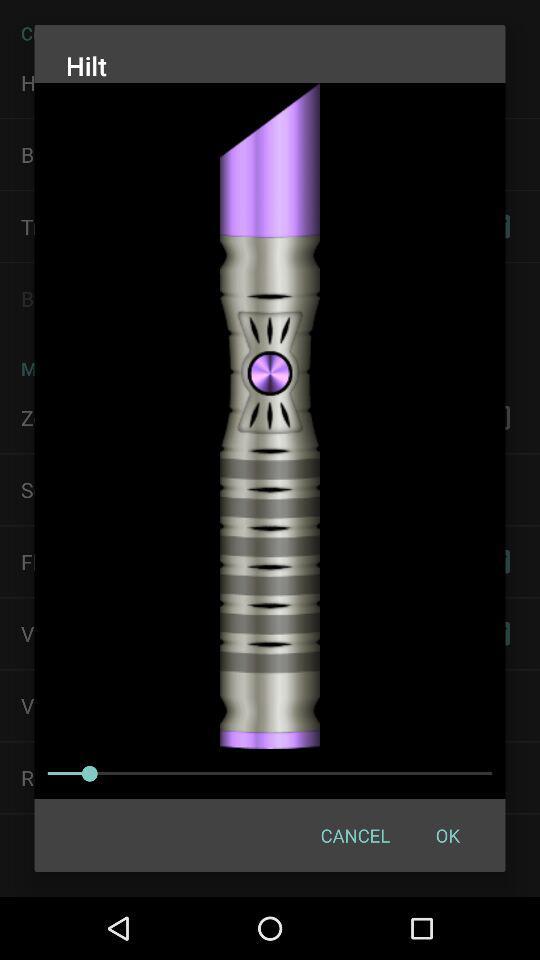 This screenshot has width=540, height=960. What do you see at coordinates (354, 835) in the screenshot?
I see `the cancel` at bounding box center [354, 835].